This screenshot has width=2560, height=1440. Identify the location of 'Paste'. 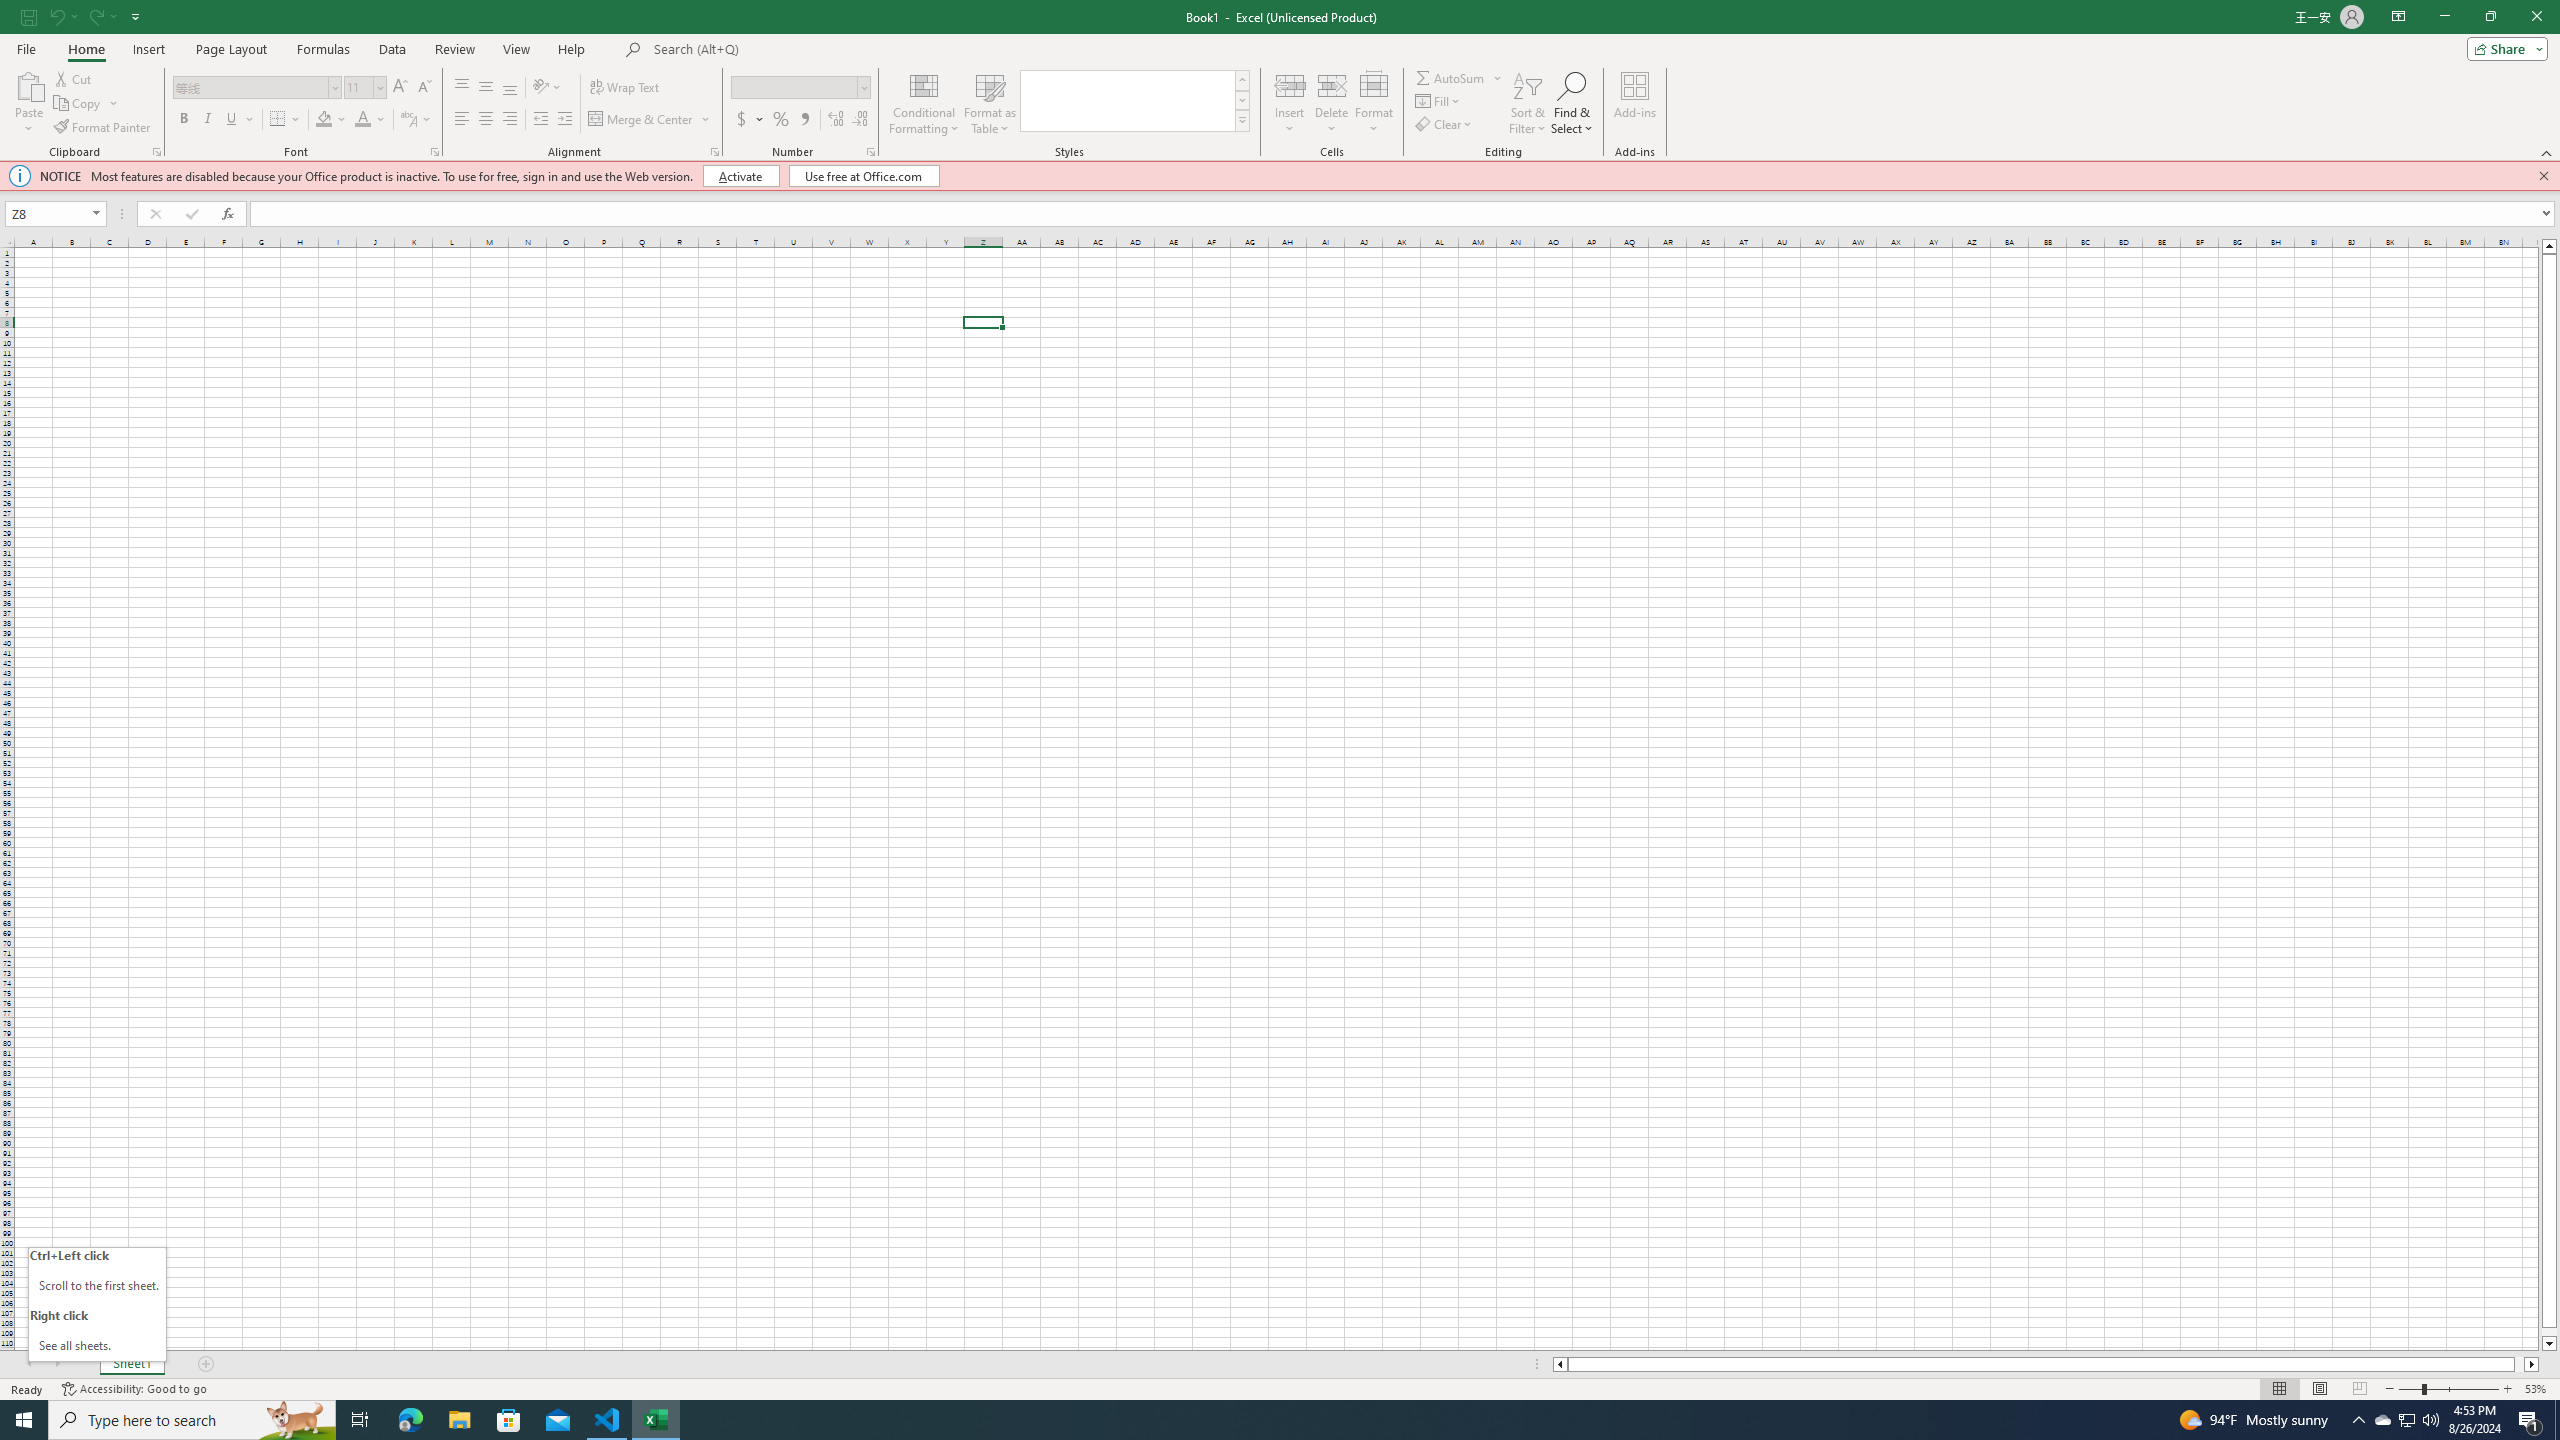
(28, 103).